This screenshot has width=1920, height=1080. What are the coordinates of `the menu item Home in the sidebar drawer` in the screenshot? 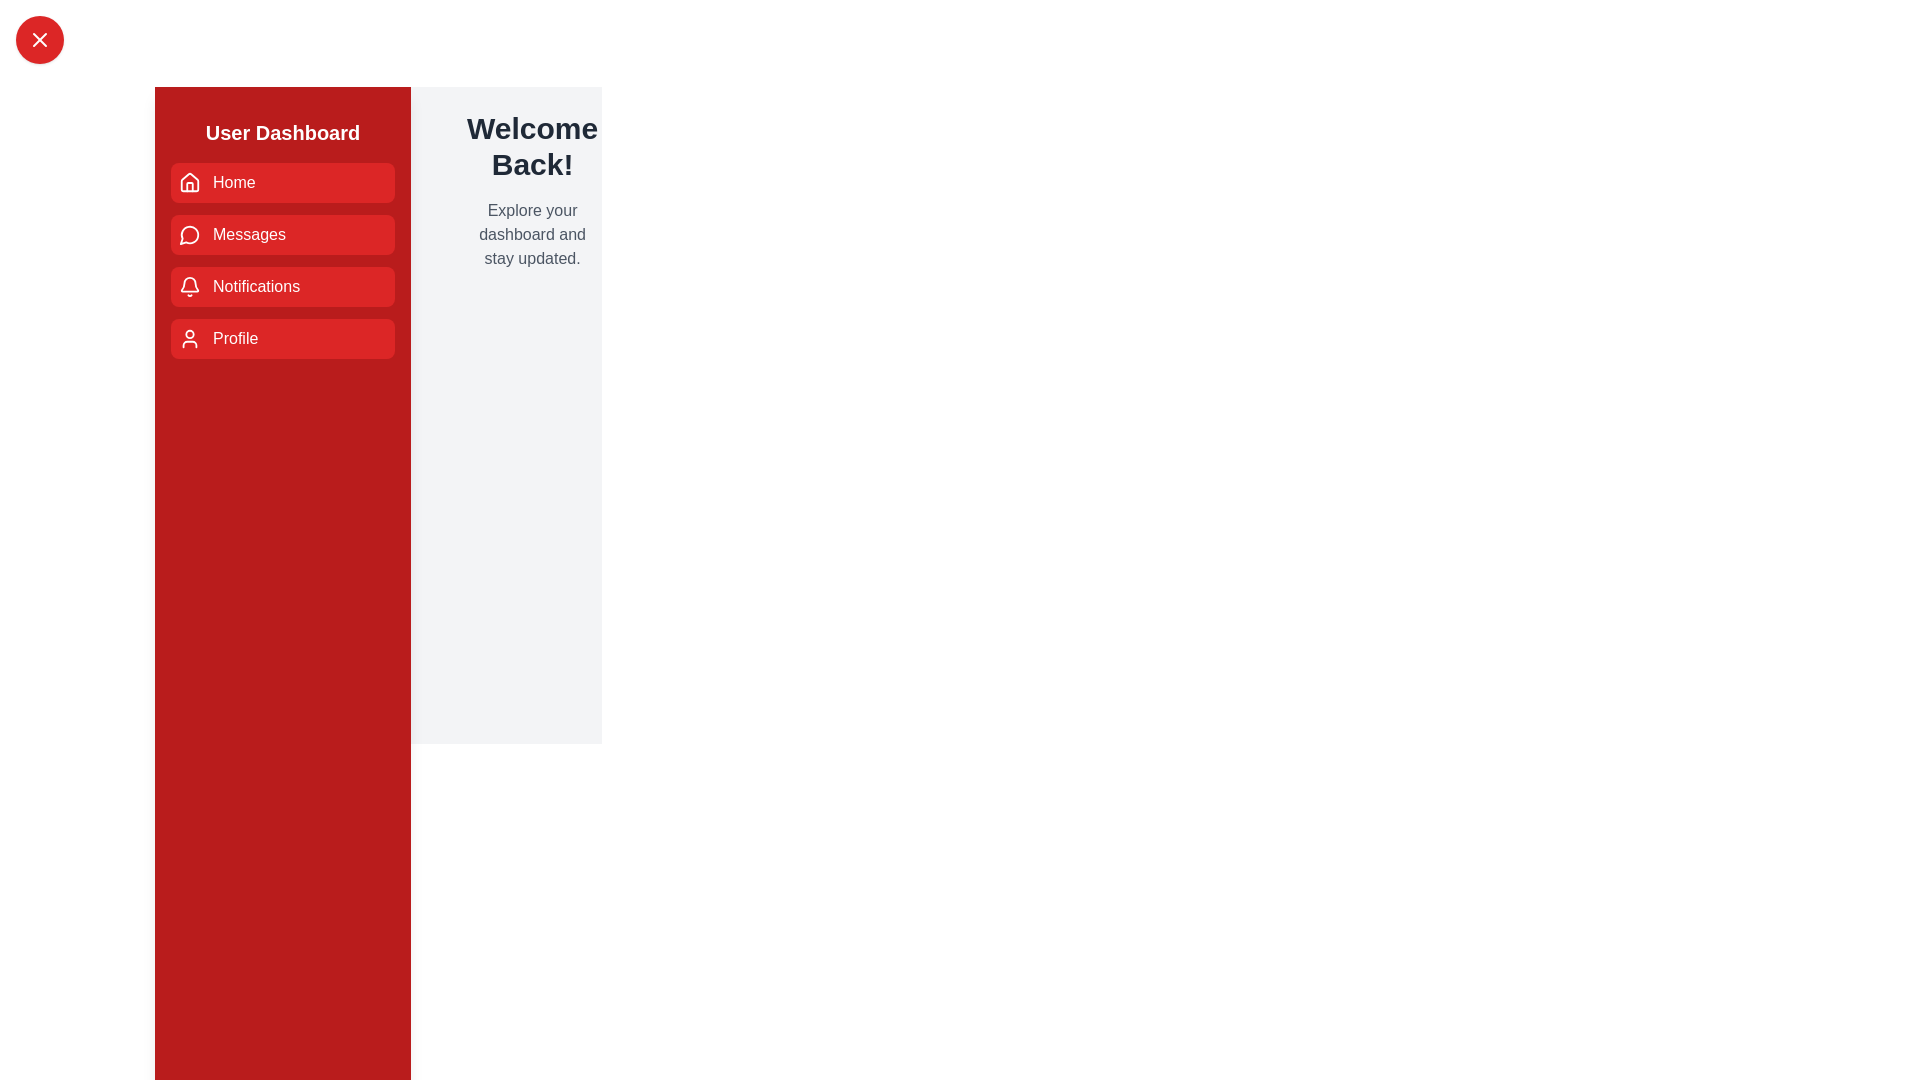 It's located at (282, 182).